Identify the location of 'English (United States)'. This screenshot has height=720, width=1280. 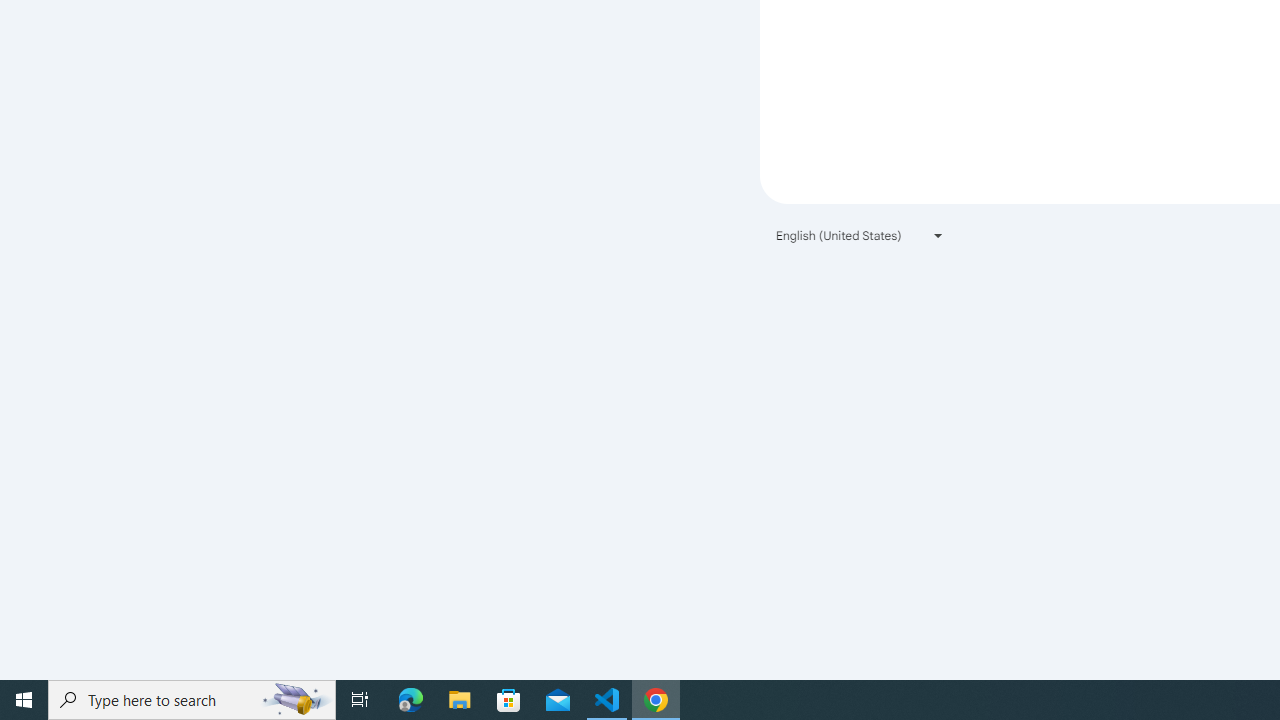
(860, 234).